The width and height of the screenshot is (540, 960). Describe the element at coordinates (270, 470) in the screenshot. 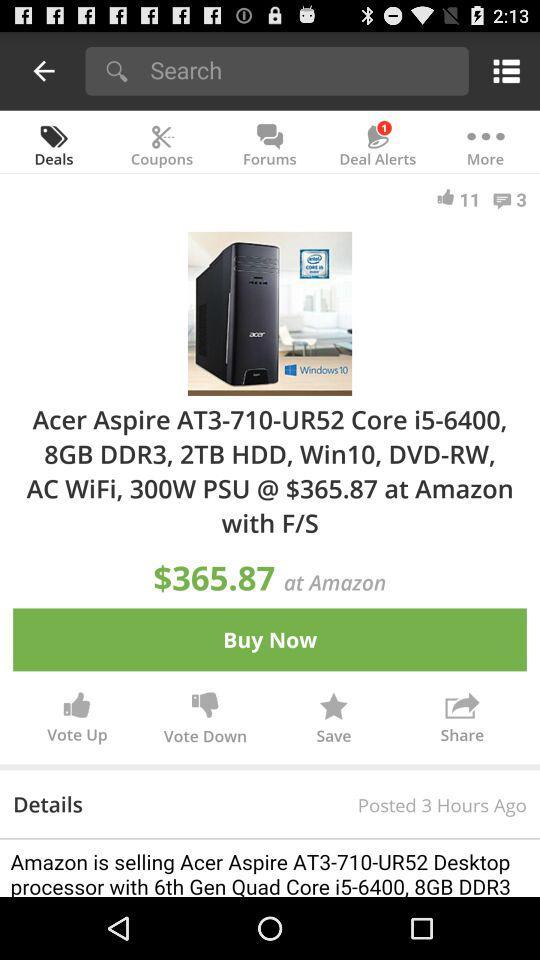

I see `the acer aspire at3 item` at that location.